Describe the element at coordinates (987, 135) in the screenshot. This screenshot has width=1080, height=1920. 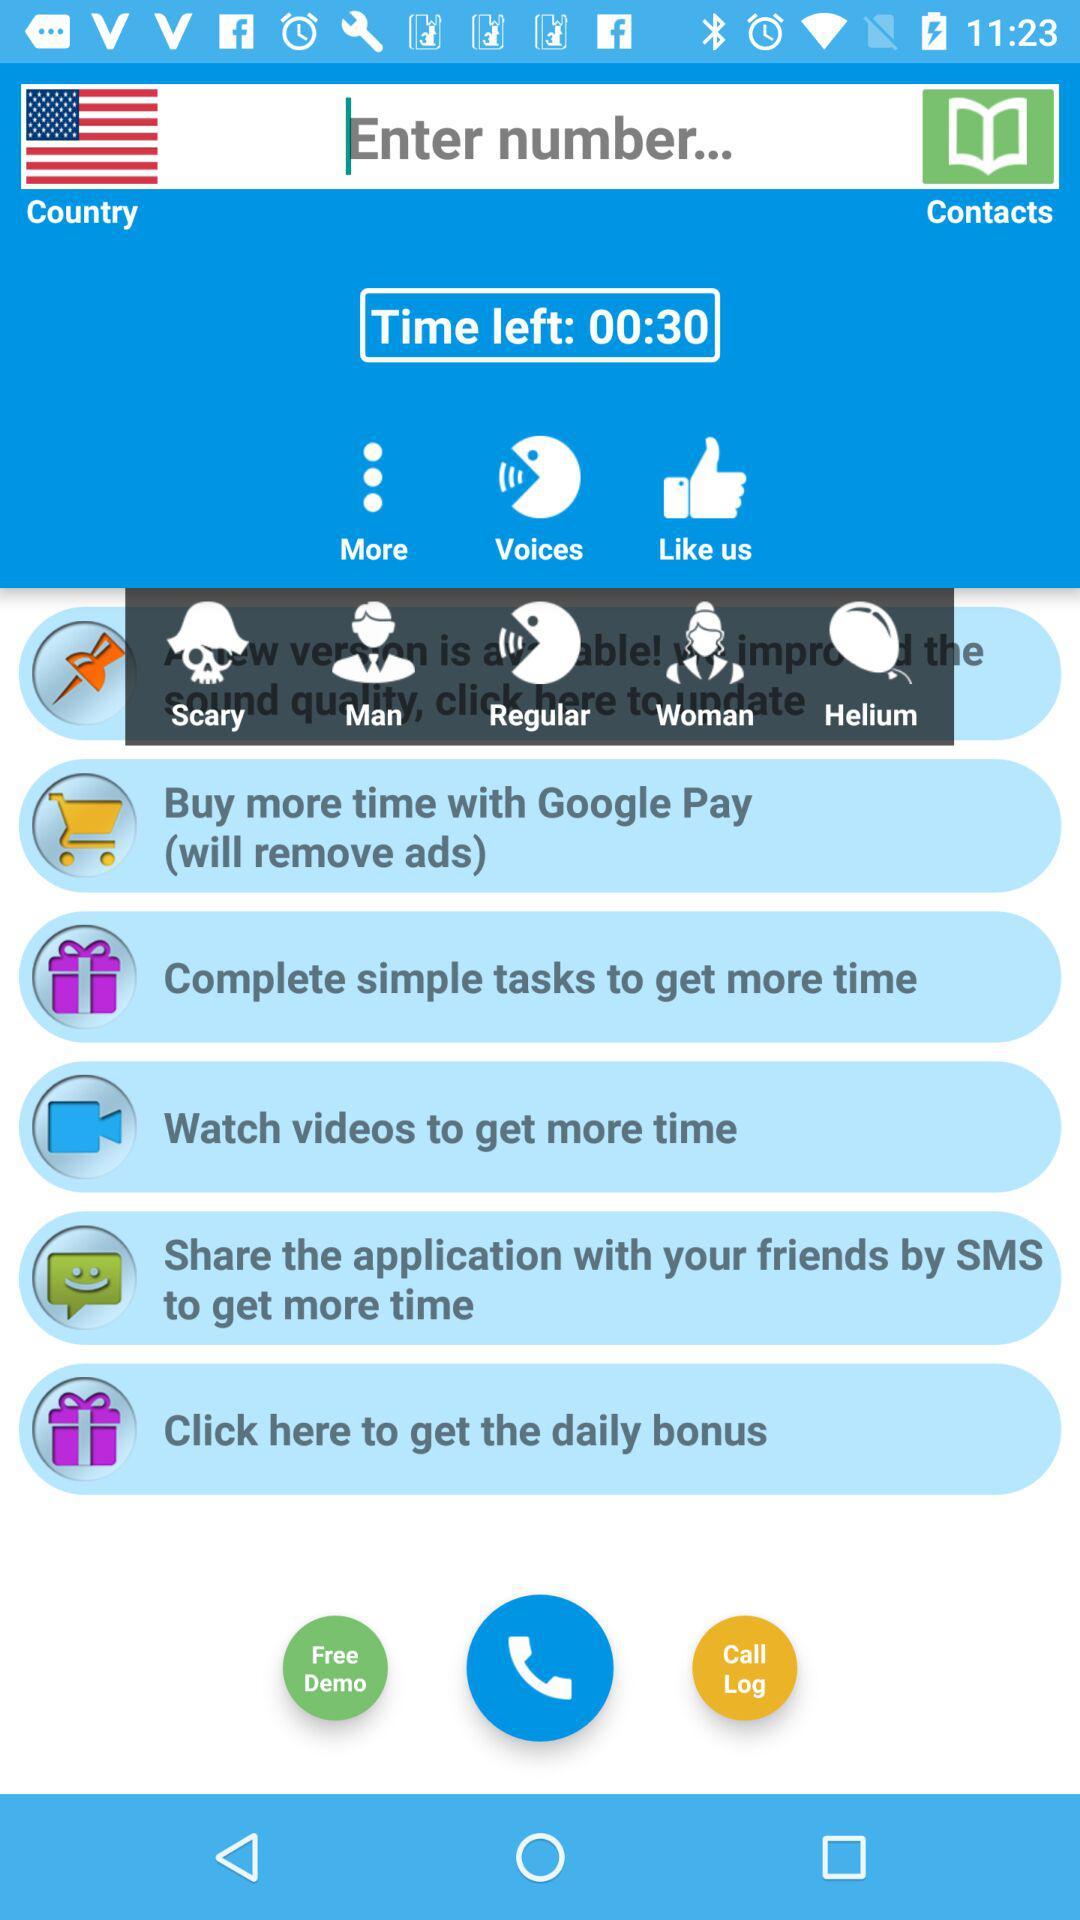
I see `the book icon` at that location.